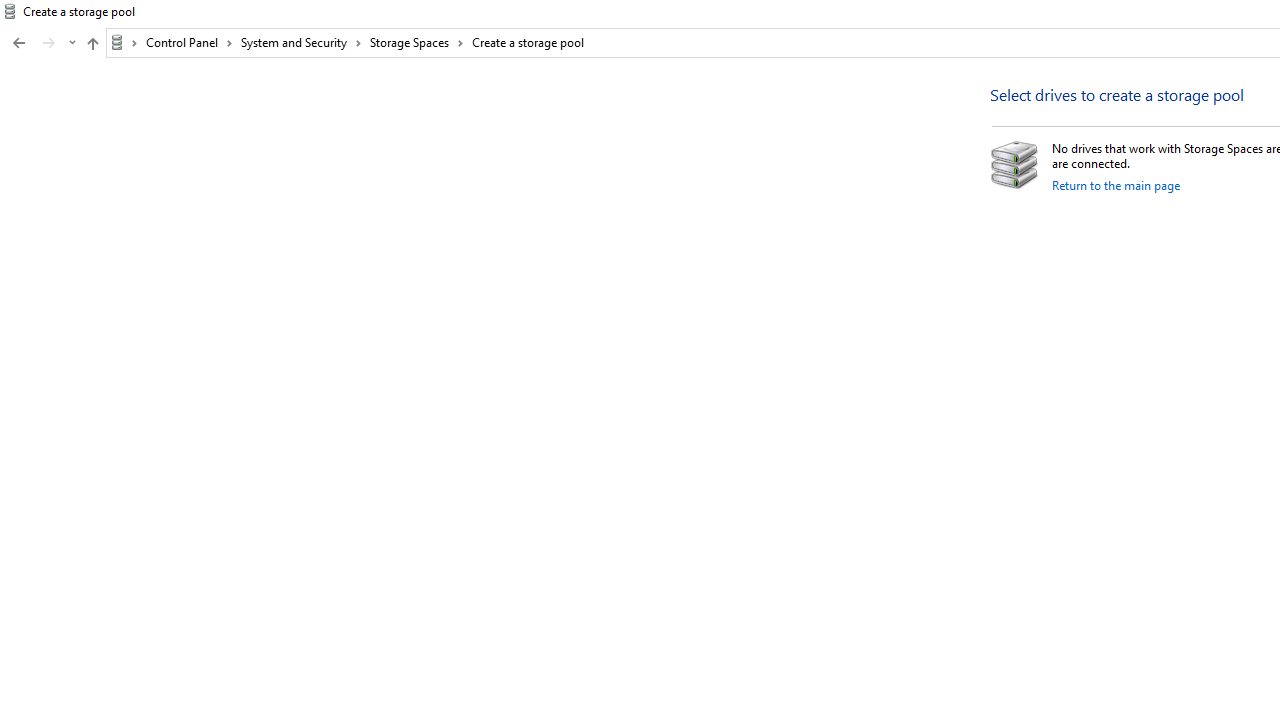 This screenshot has height=720, width=1280. Describe the element at coordinates (10, 11) in the screenshot. I see `'System'` at that location.